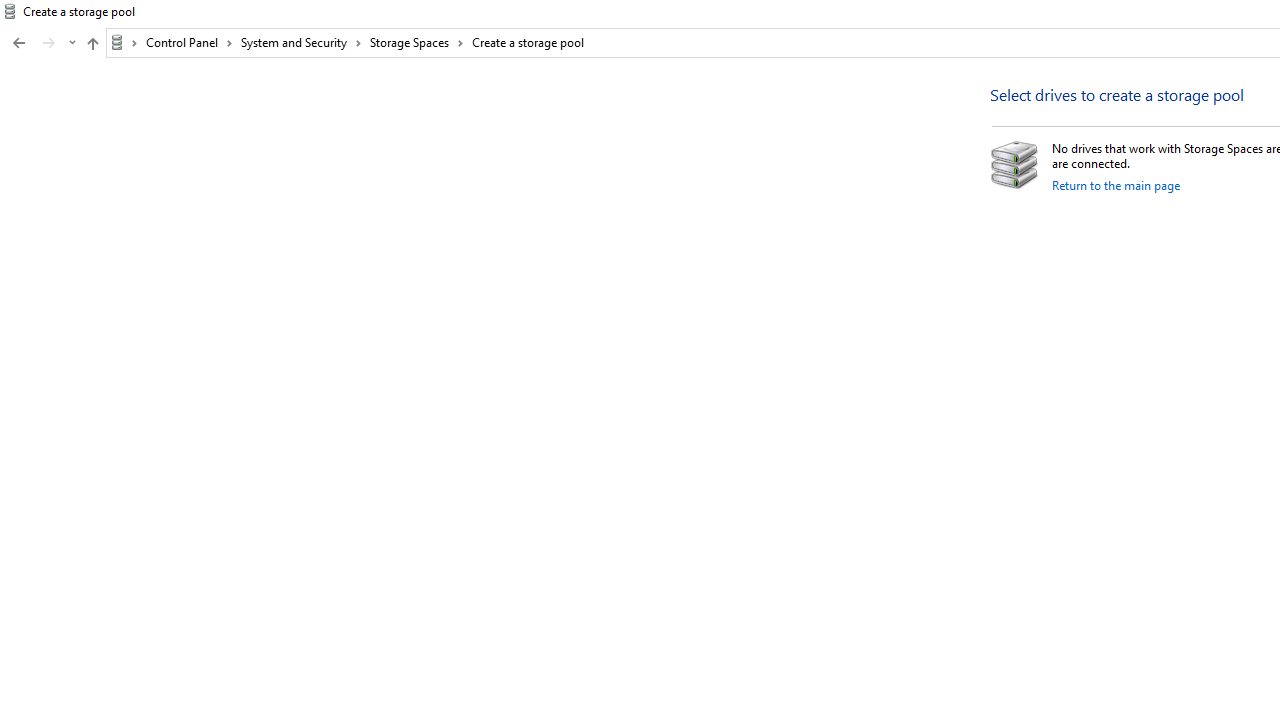 This screenshot has height=720, width=1280. Describe the element at coordinates (10, 11) in the screenshot. I see `'System'` at that location.